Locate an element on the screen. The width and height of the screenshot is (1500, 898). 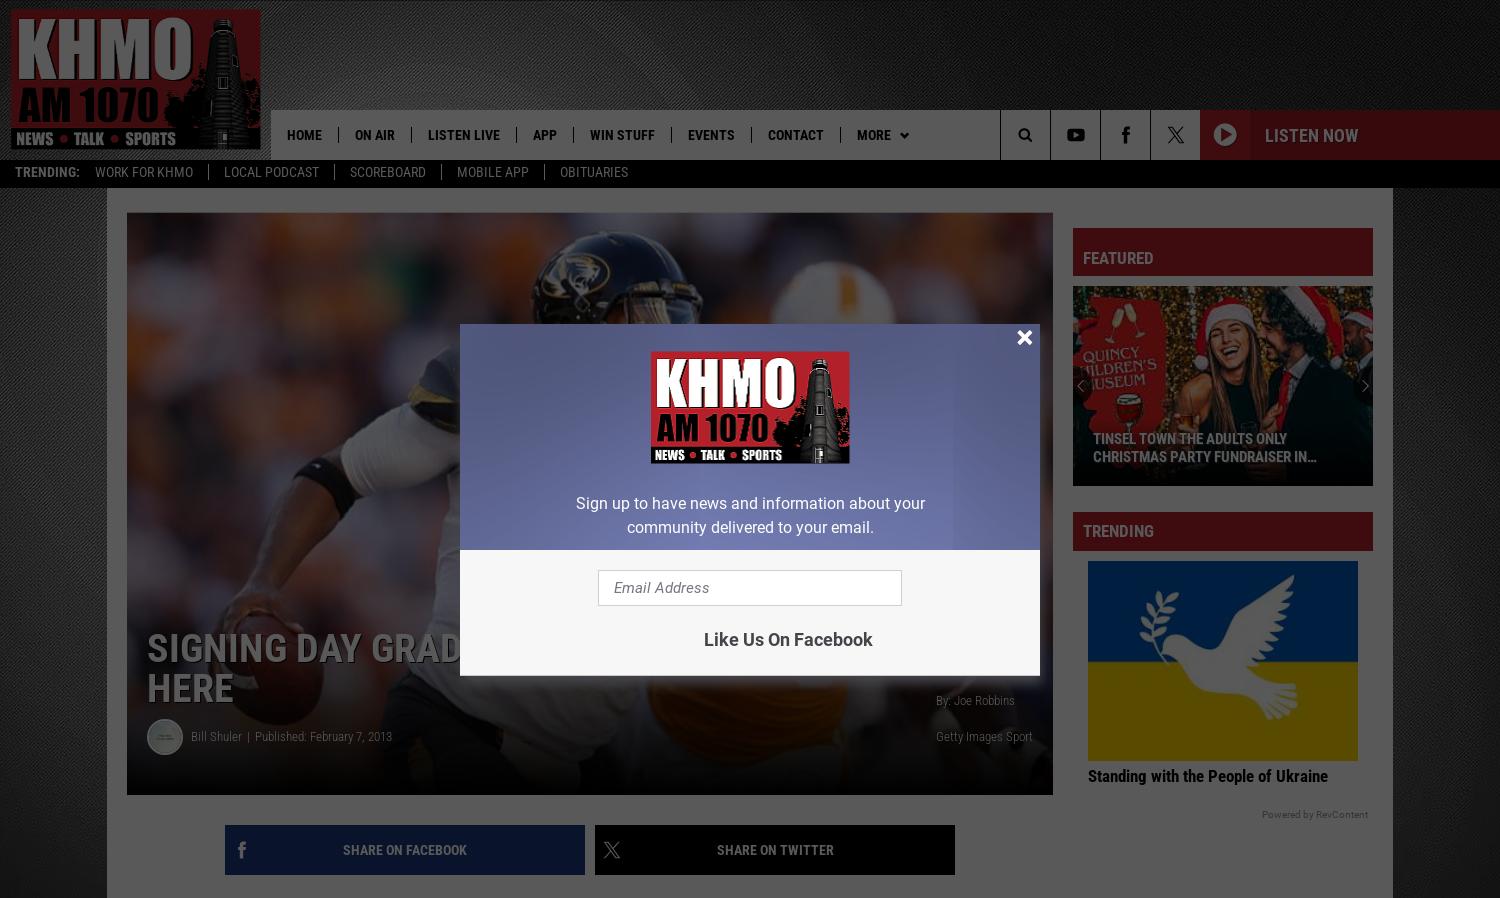
'On air' is located at coordinates (372, 133).